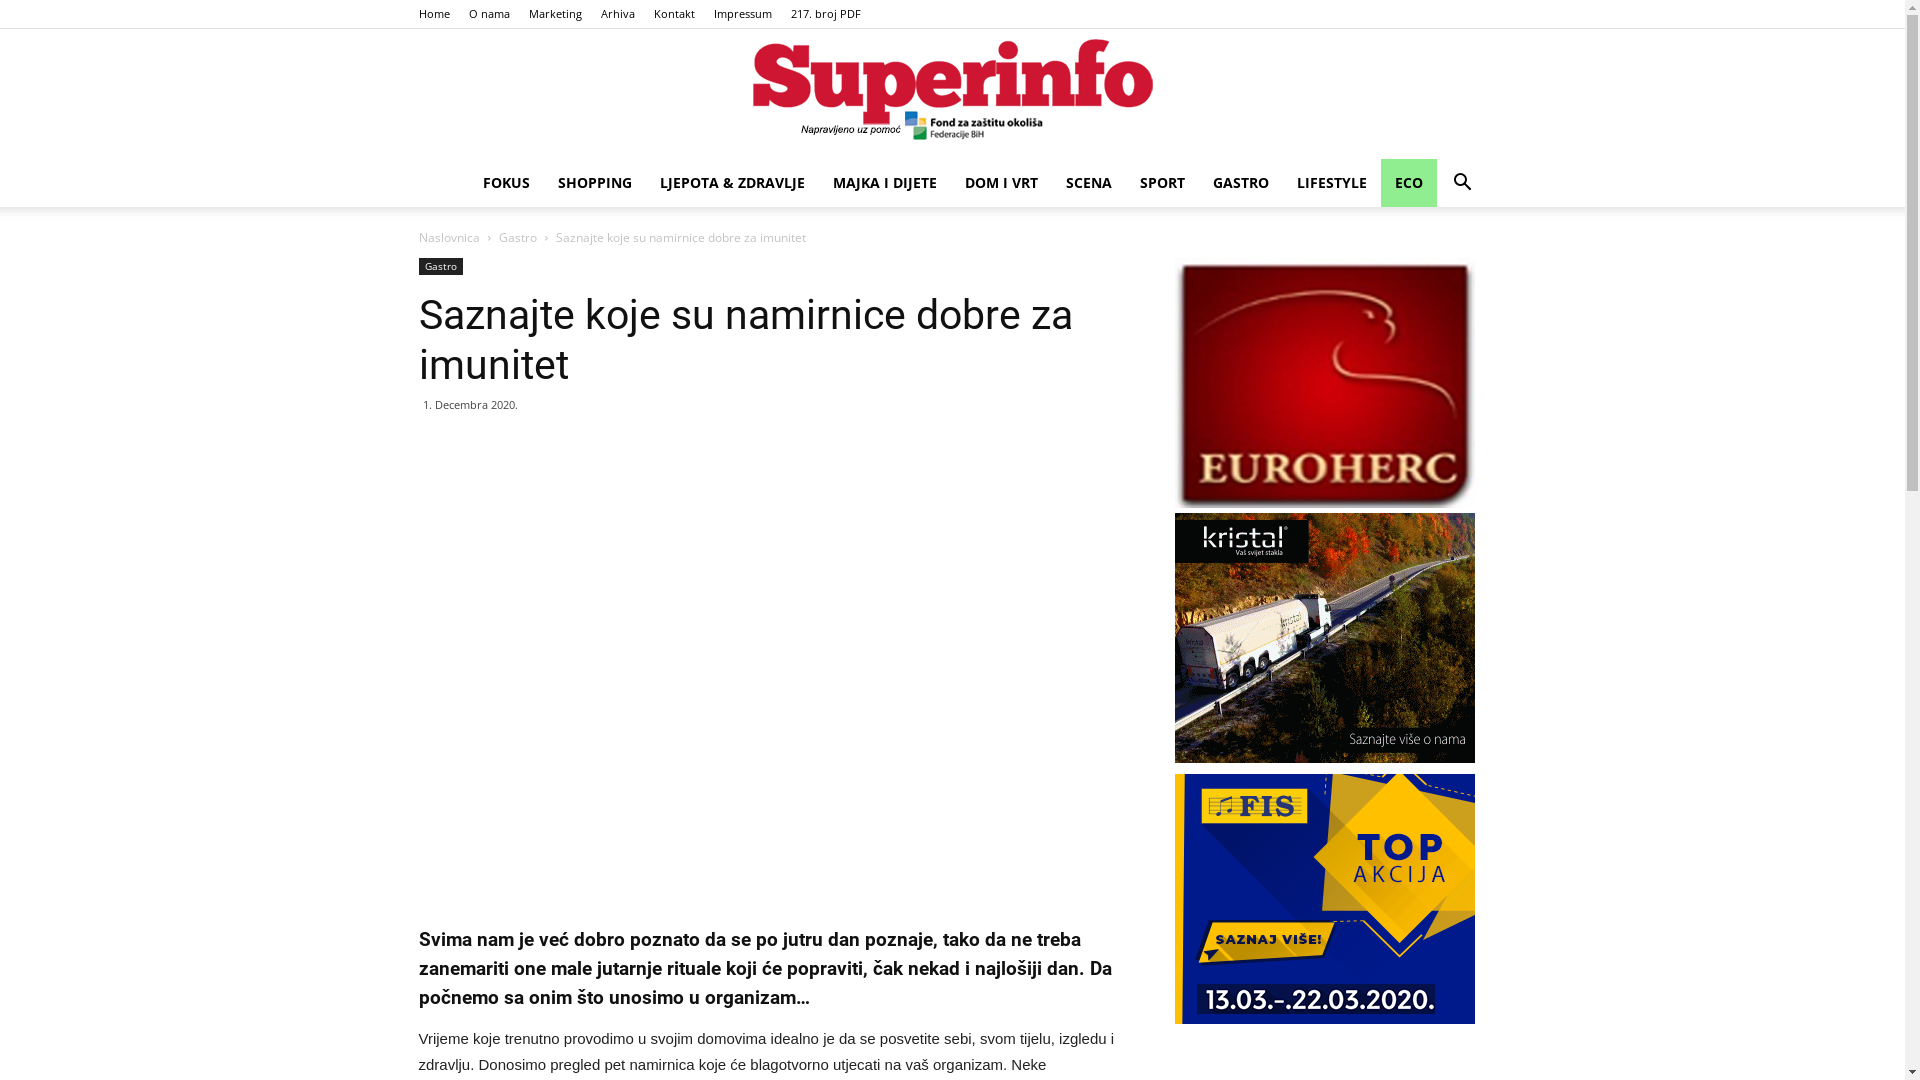  I want to click on 'Home', so click(416, 13).